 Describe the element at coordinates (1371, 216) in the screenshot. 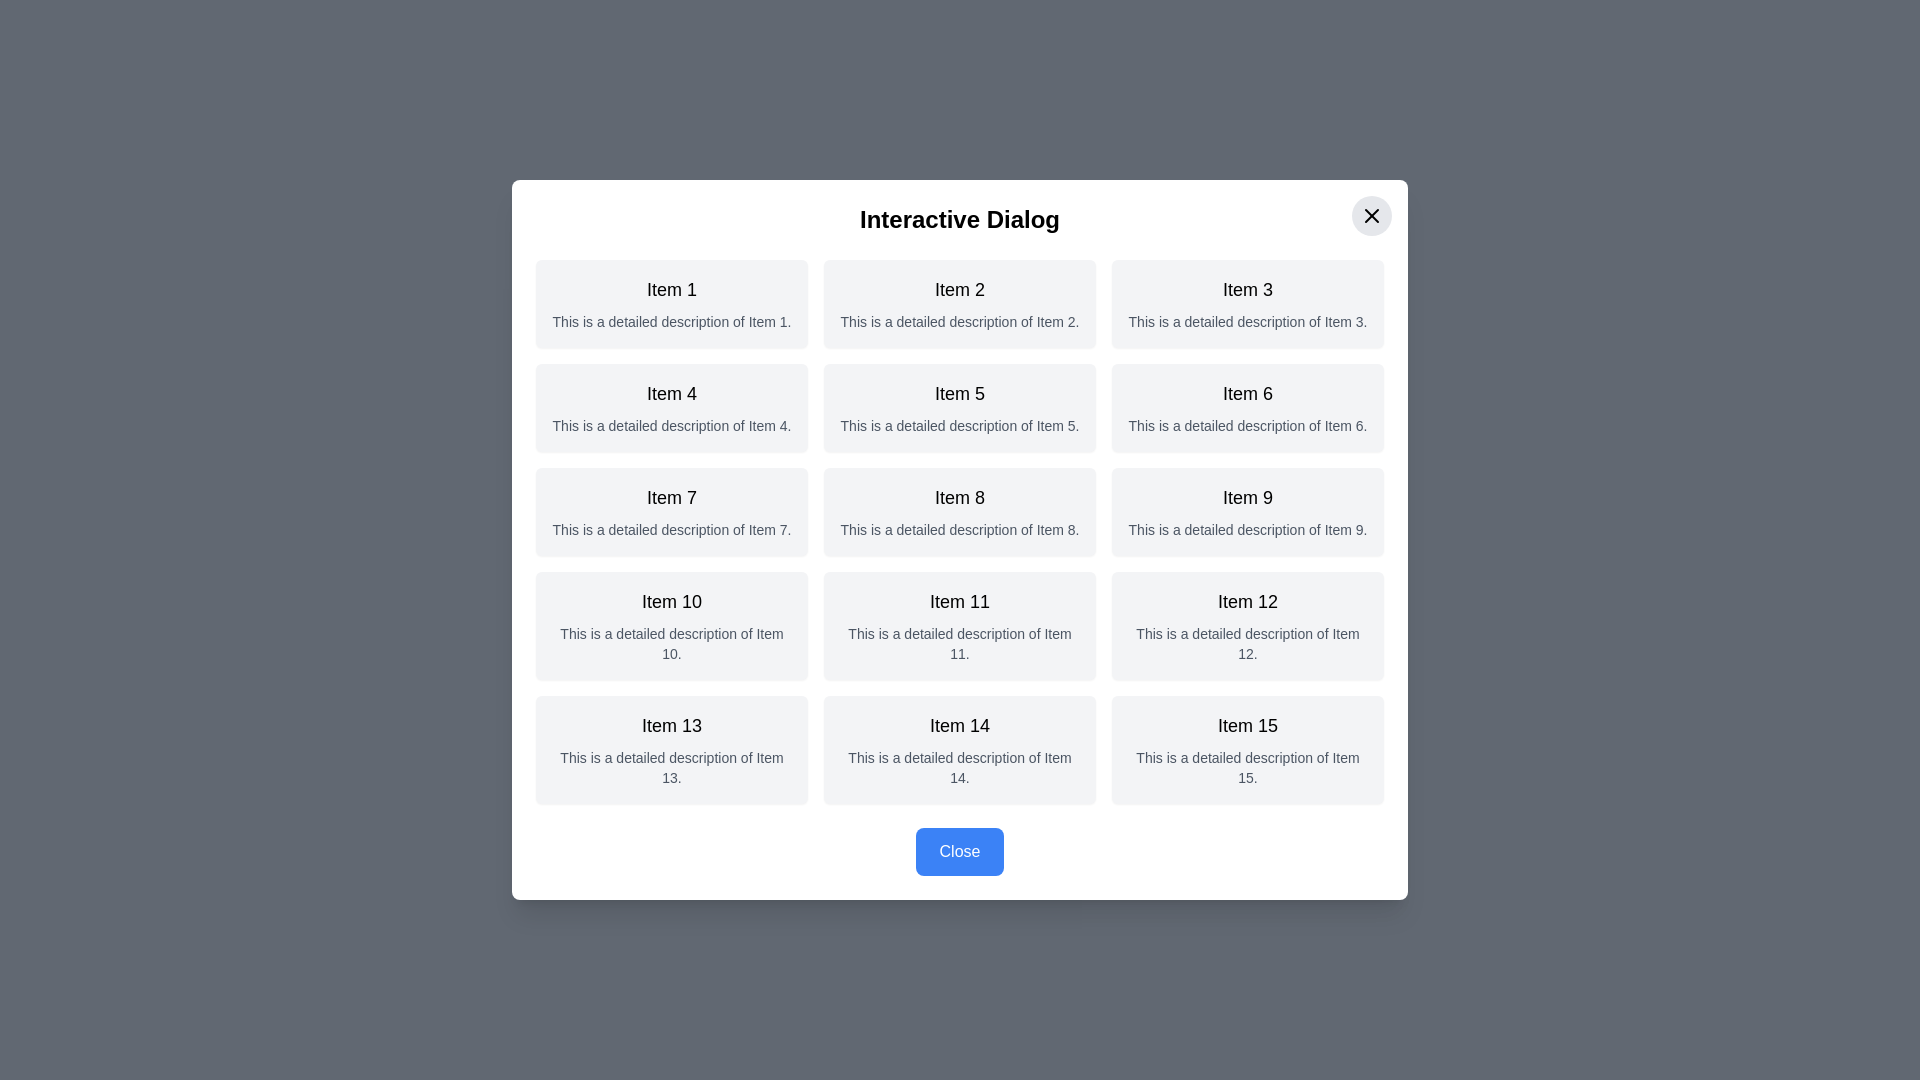

I see `close button located at the top-right corner of the dialog` at that location.